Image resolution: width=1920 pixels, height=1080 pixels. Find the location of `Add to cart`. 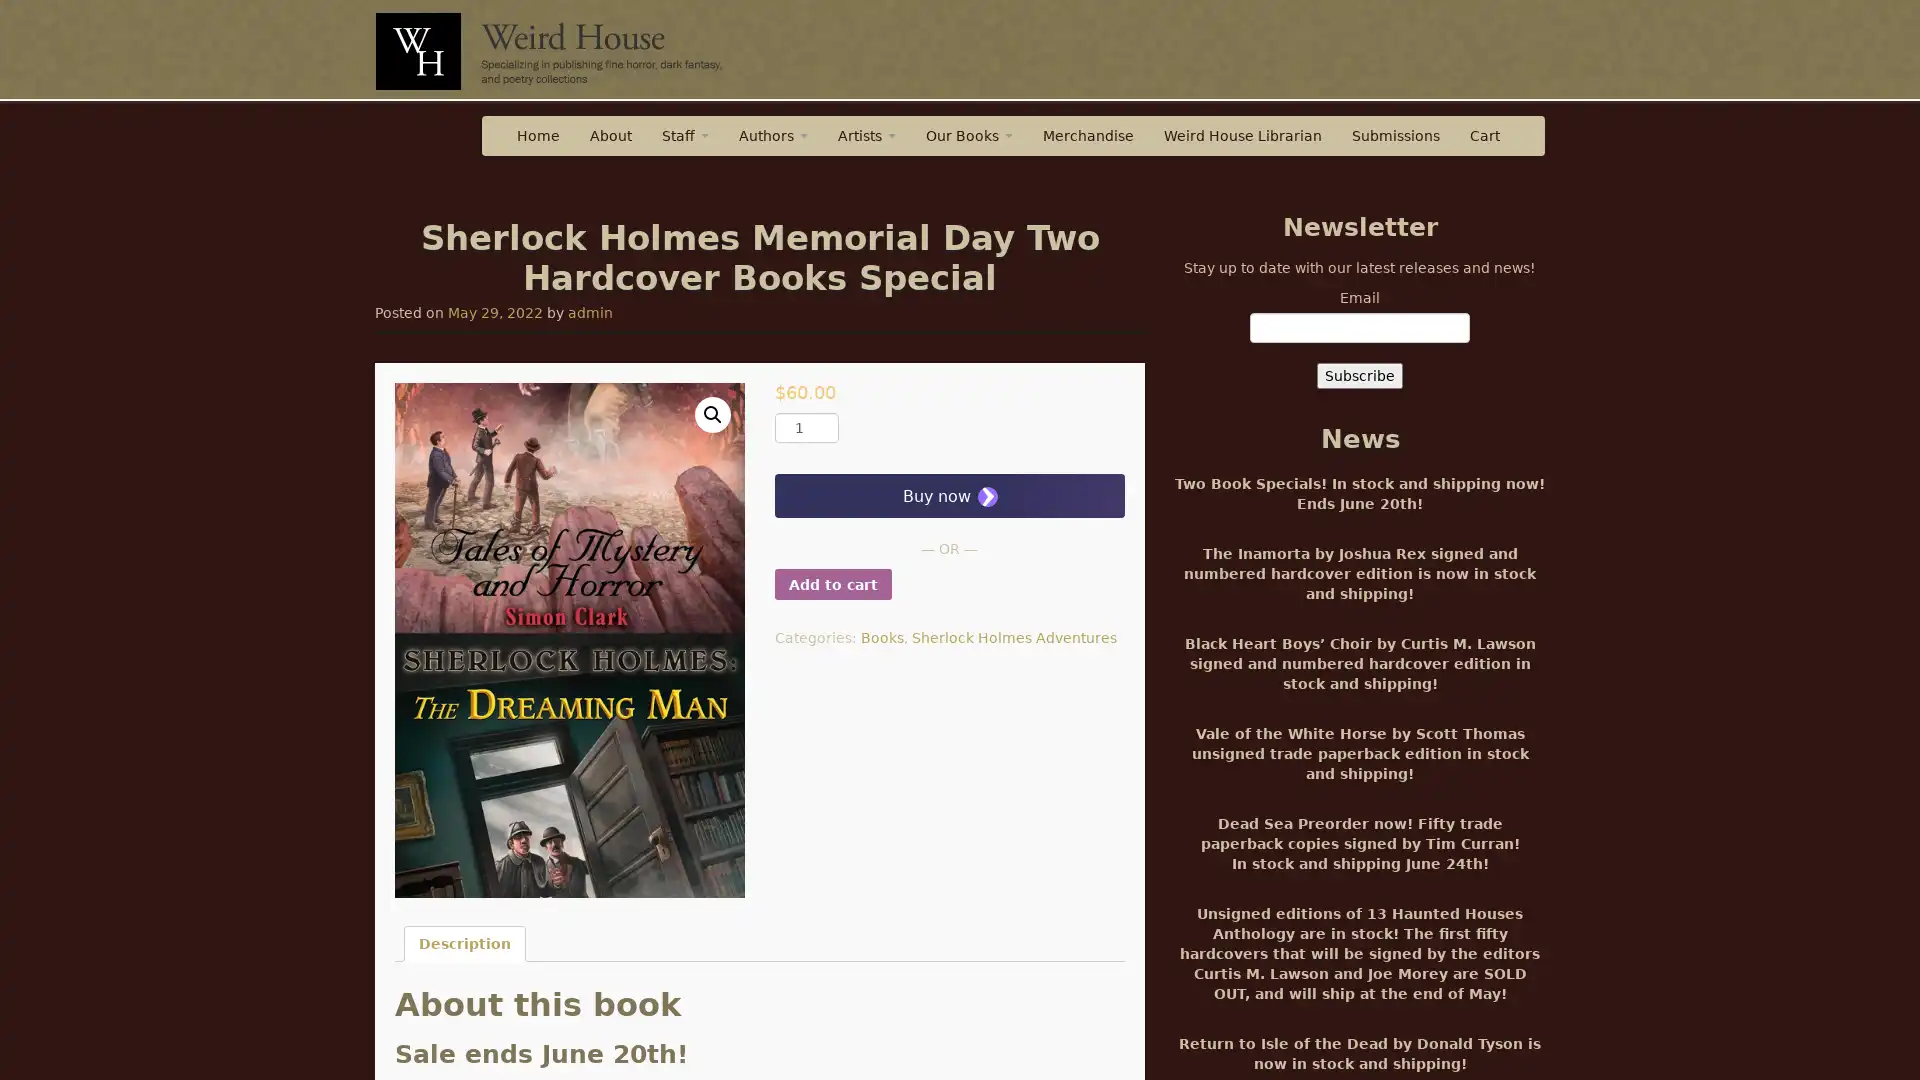

Add to cart is located at coordinates (832, 584).